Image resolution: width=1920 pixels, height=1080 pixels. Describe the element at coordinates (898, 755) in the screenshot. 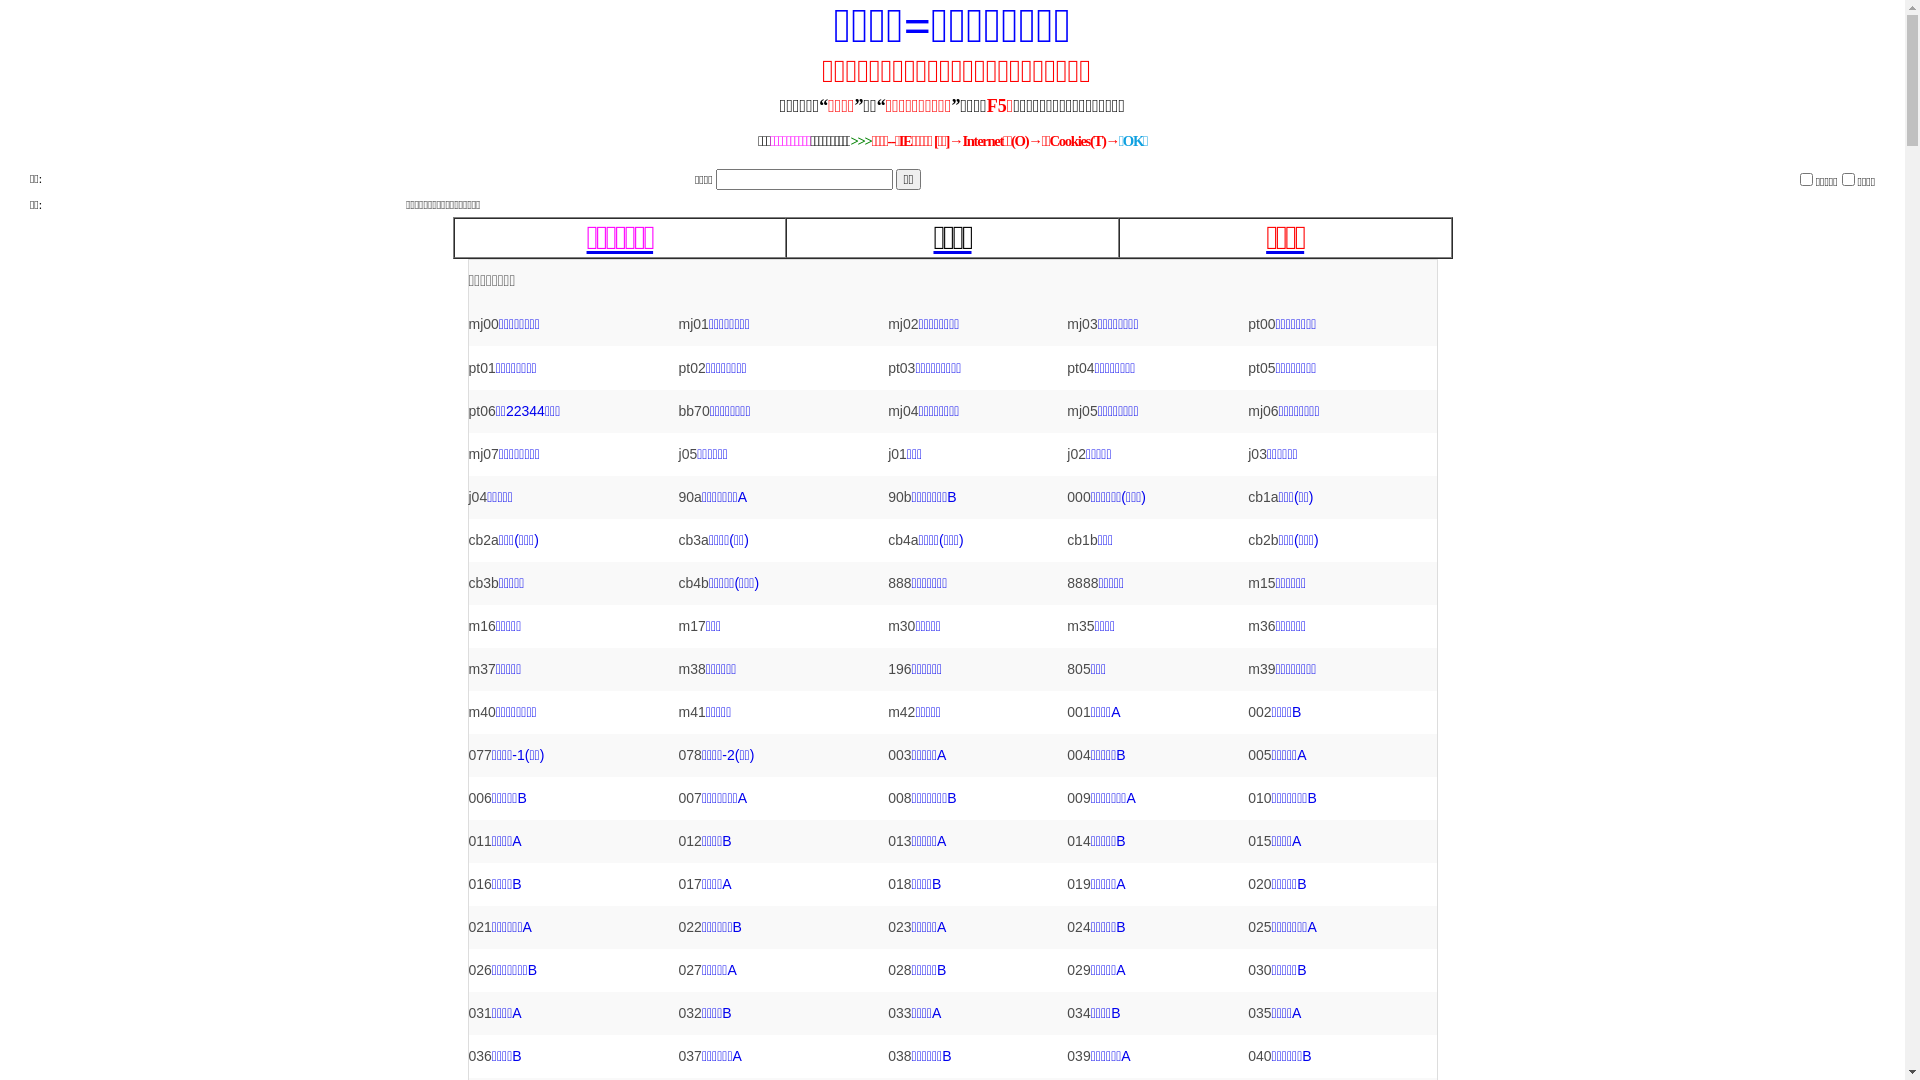

I see `'003'` at that location.